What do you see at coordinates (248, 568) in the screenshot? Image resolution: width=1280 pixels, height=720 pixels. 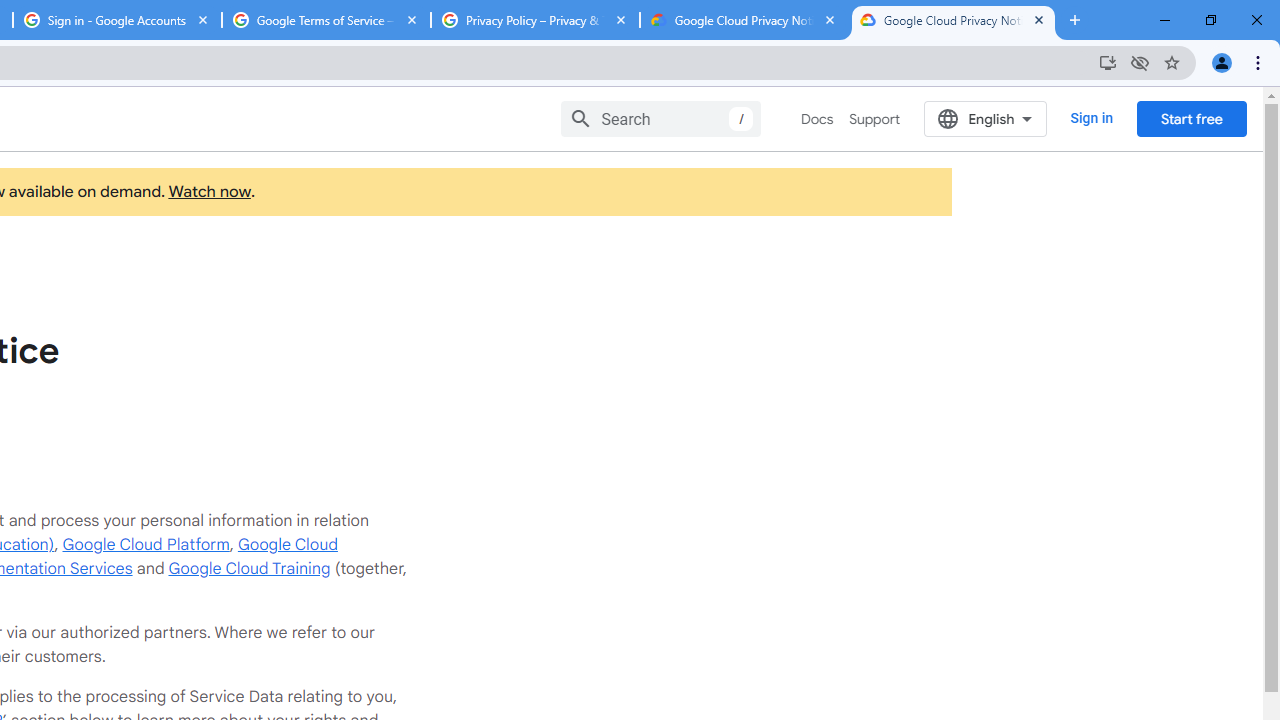 I see `'Google Cloud Training'` at bounding box center [248, 568].